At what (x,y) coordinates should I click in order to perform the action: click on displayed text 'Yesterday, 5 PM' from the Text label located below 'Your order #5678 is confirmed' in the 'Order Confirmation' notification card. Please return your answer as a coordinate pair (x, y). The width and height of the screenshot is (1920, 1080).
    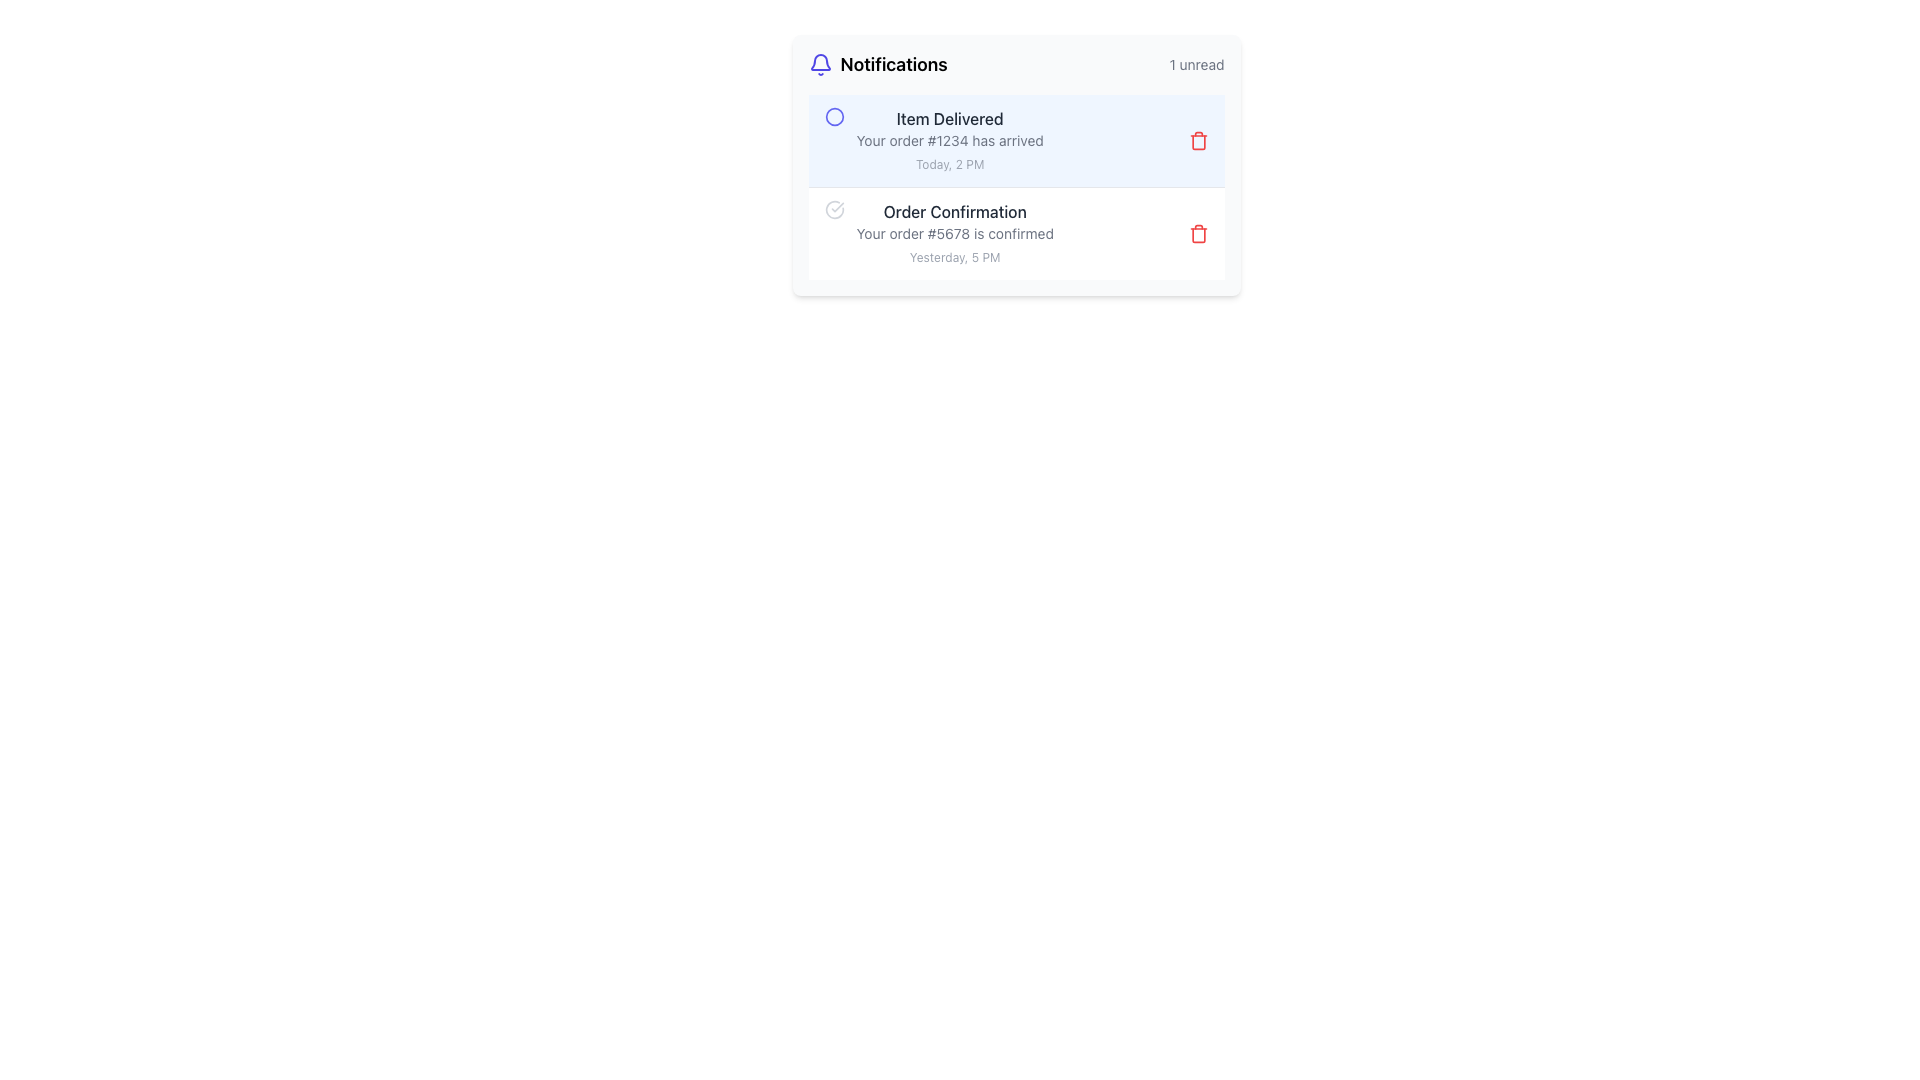
    Looking at the image, I should click on (954, 256).